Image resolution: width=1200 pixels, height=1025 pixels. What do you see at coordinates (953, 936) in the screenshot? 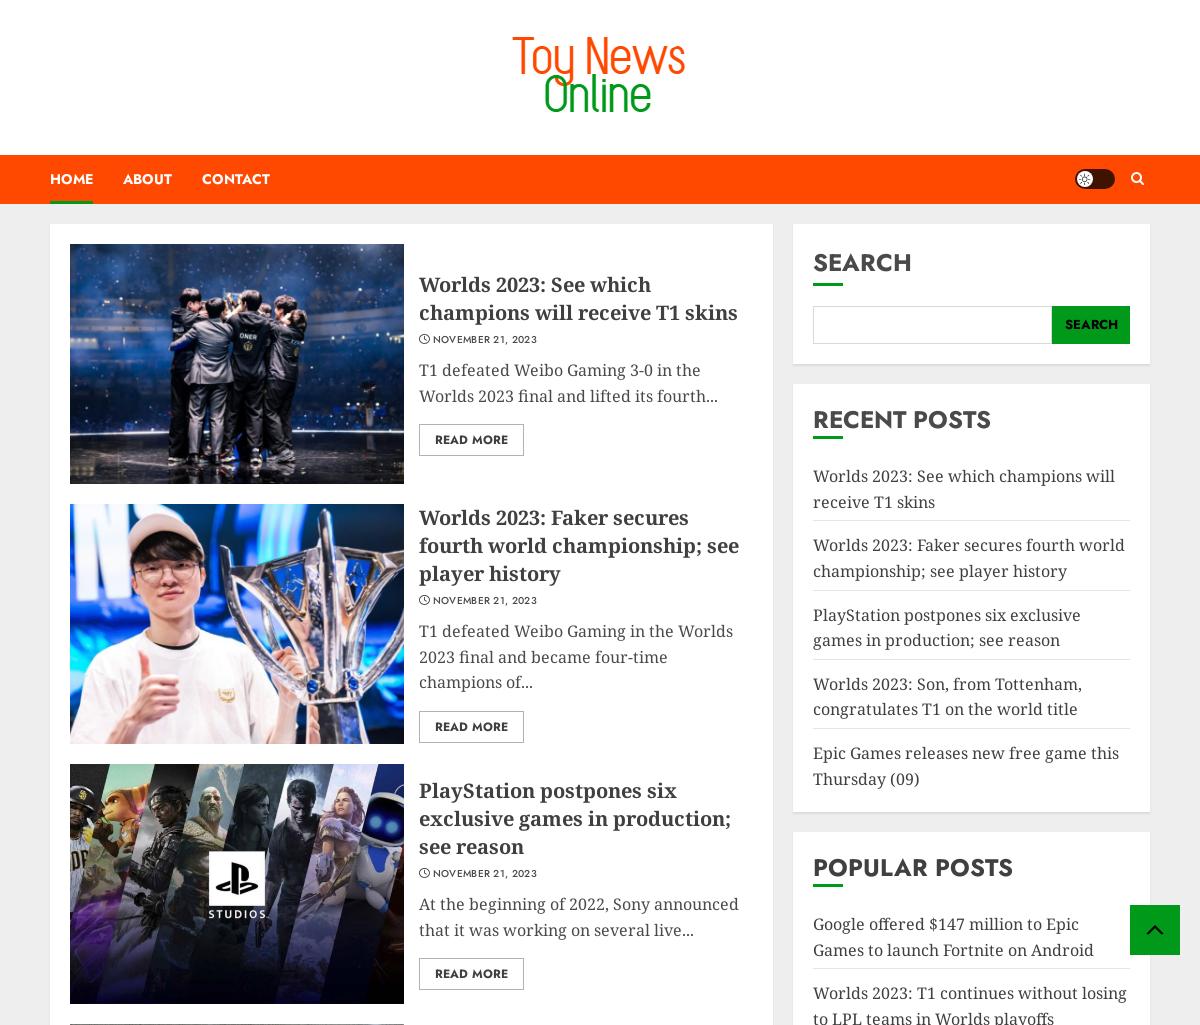
I see `'Google offered $147 million to Epic Games to launch Fortnite on Android'` at bounding box center [953, 936].